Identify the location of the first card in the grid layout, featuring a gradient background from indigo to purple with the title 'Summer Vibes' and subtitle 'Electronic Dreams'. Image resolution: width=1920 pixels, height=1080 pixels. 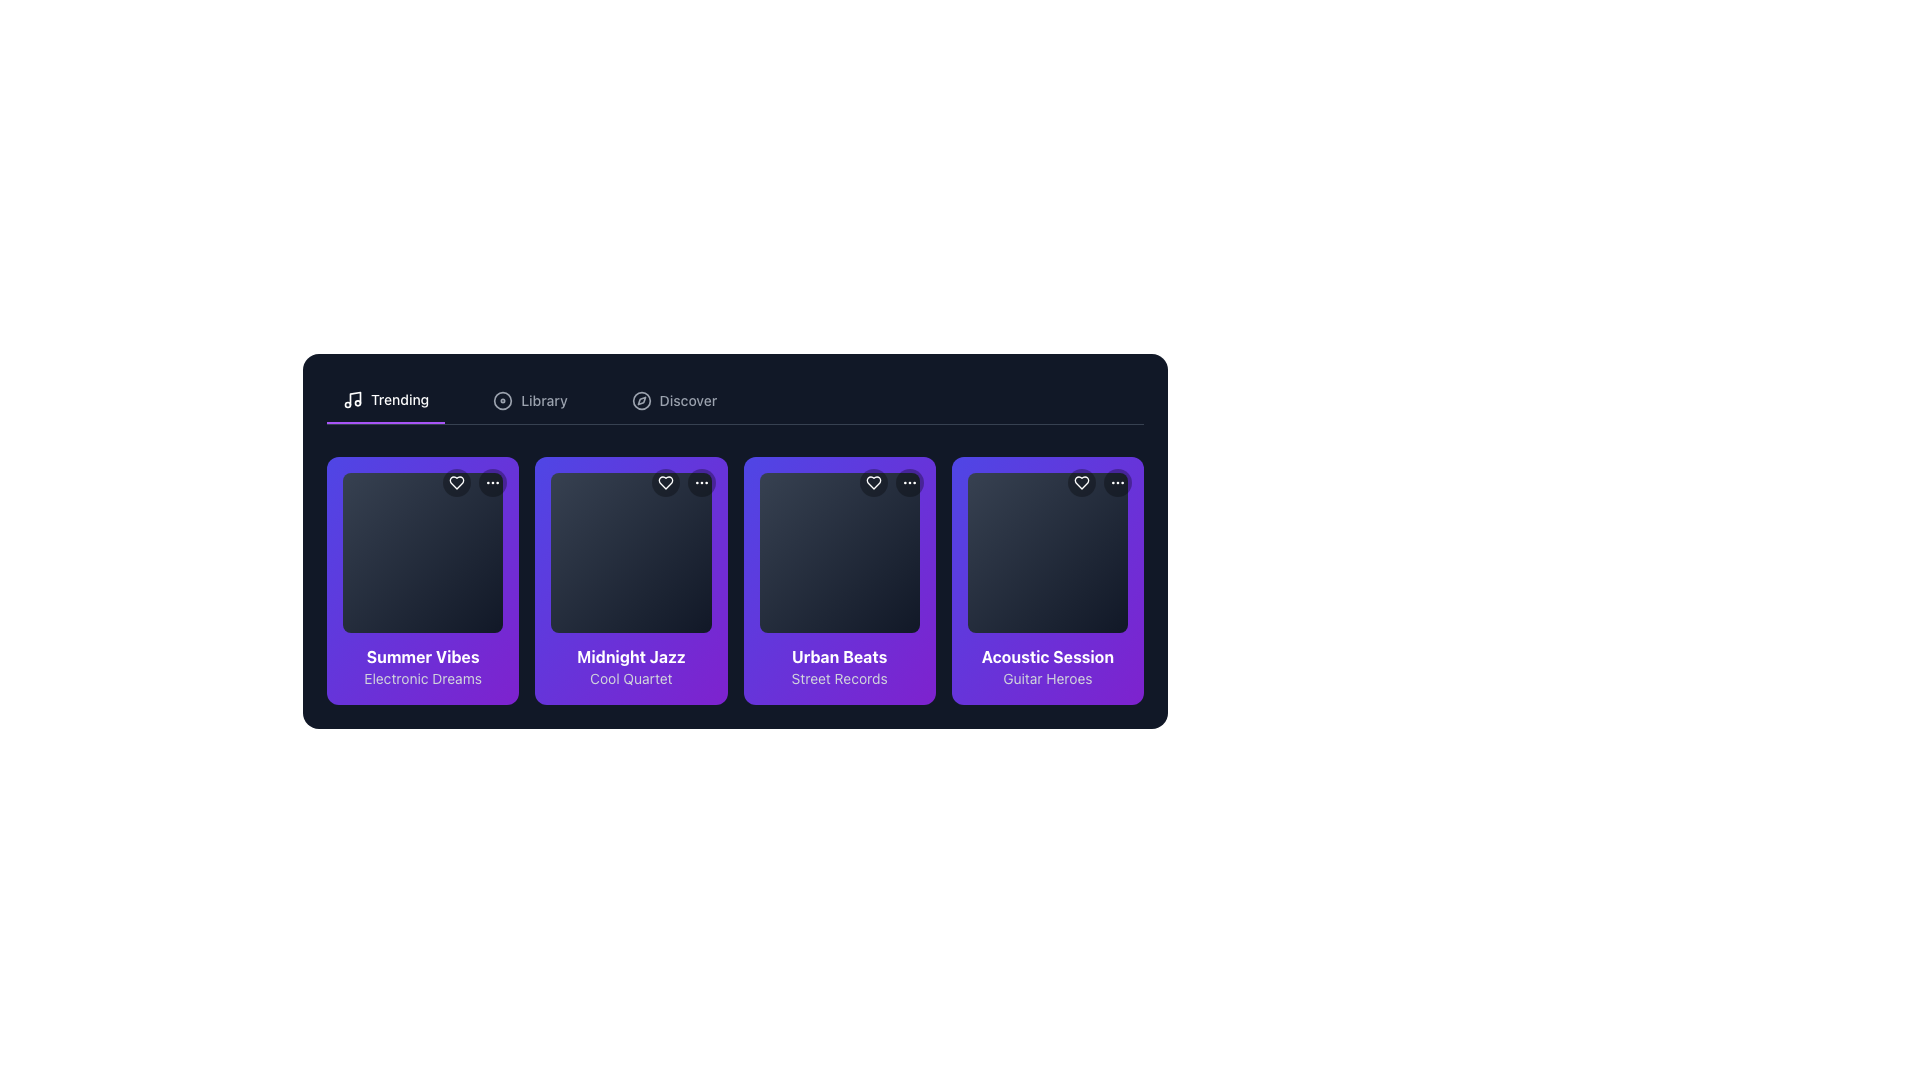
(422, 581).